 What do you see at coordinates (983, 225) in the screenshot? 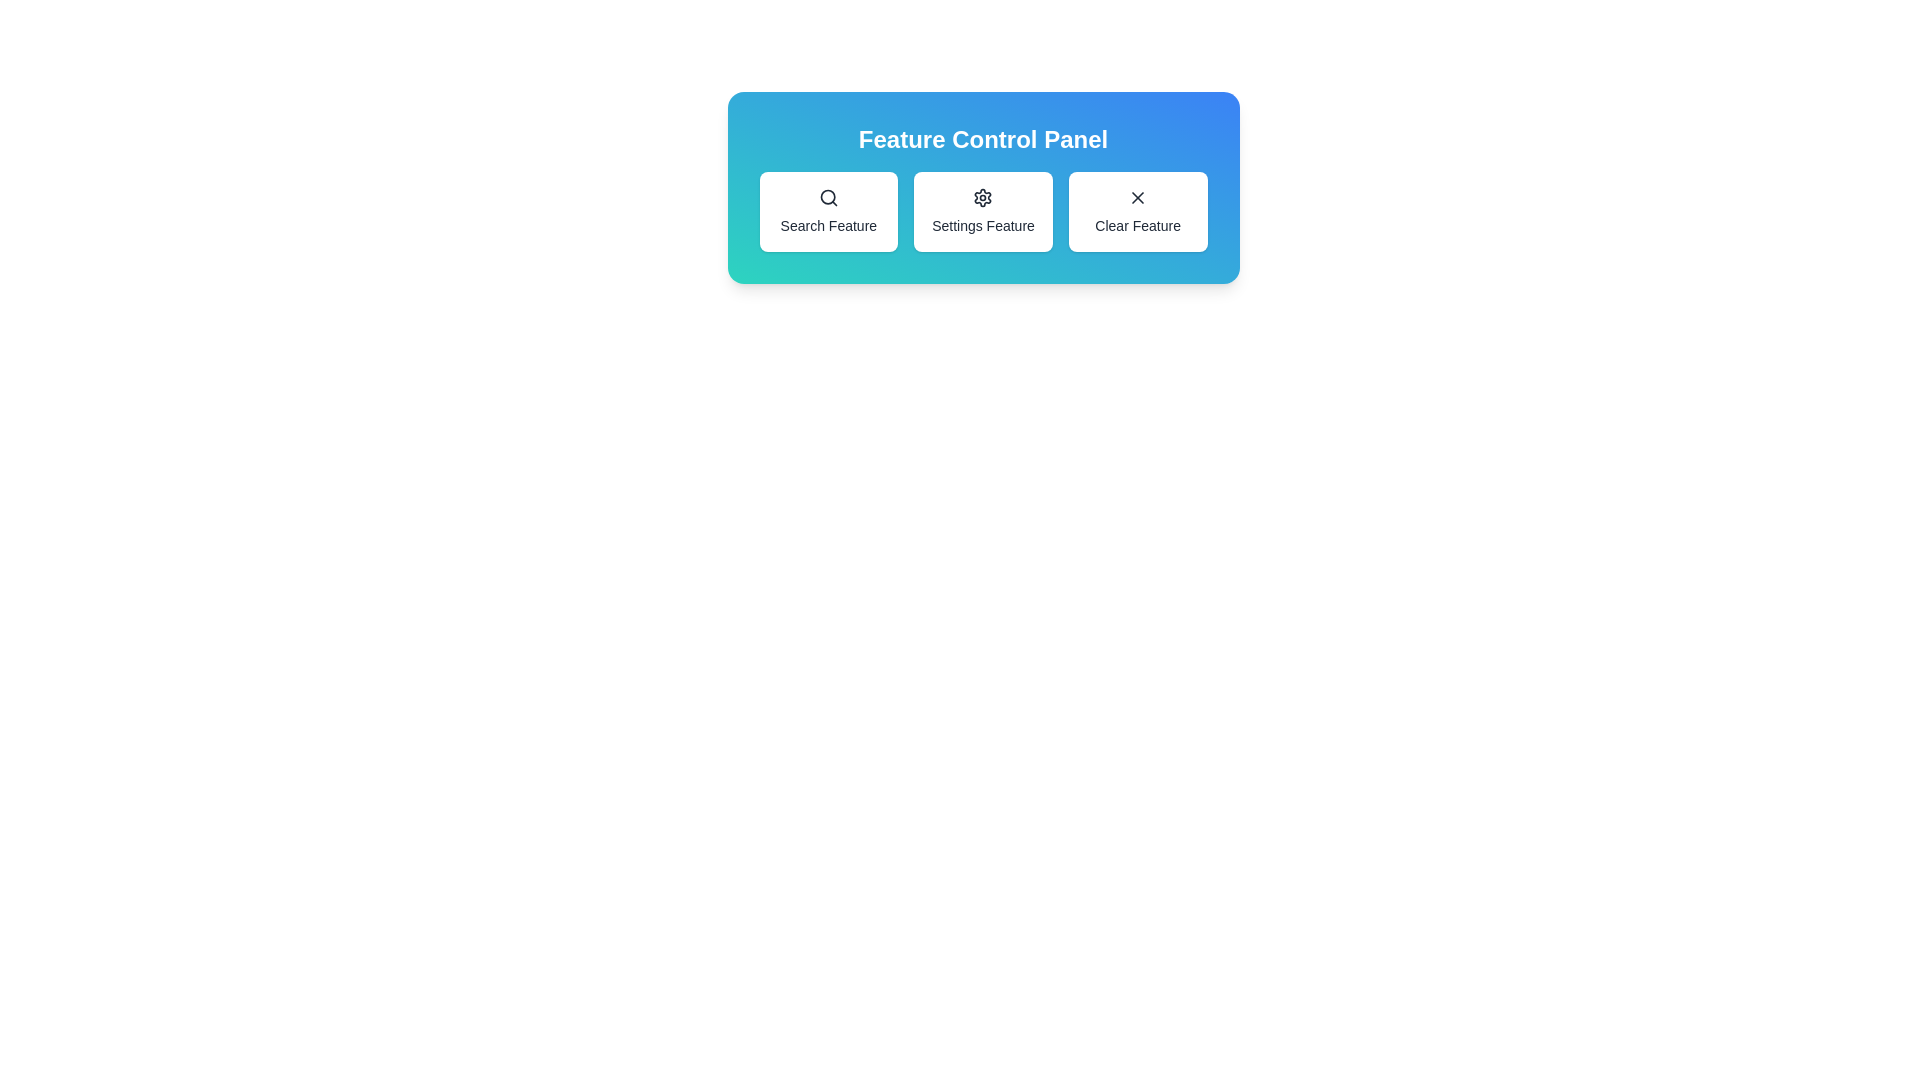
I see `the 'Settings Feature' text label within the button, which is styled in a medium-sized font and is located centrally below a gear icon in the second button from the left inside the 'Feature Control Panel'` at bounding box center [983, 225].